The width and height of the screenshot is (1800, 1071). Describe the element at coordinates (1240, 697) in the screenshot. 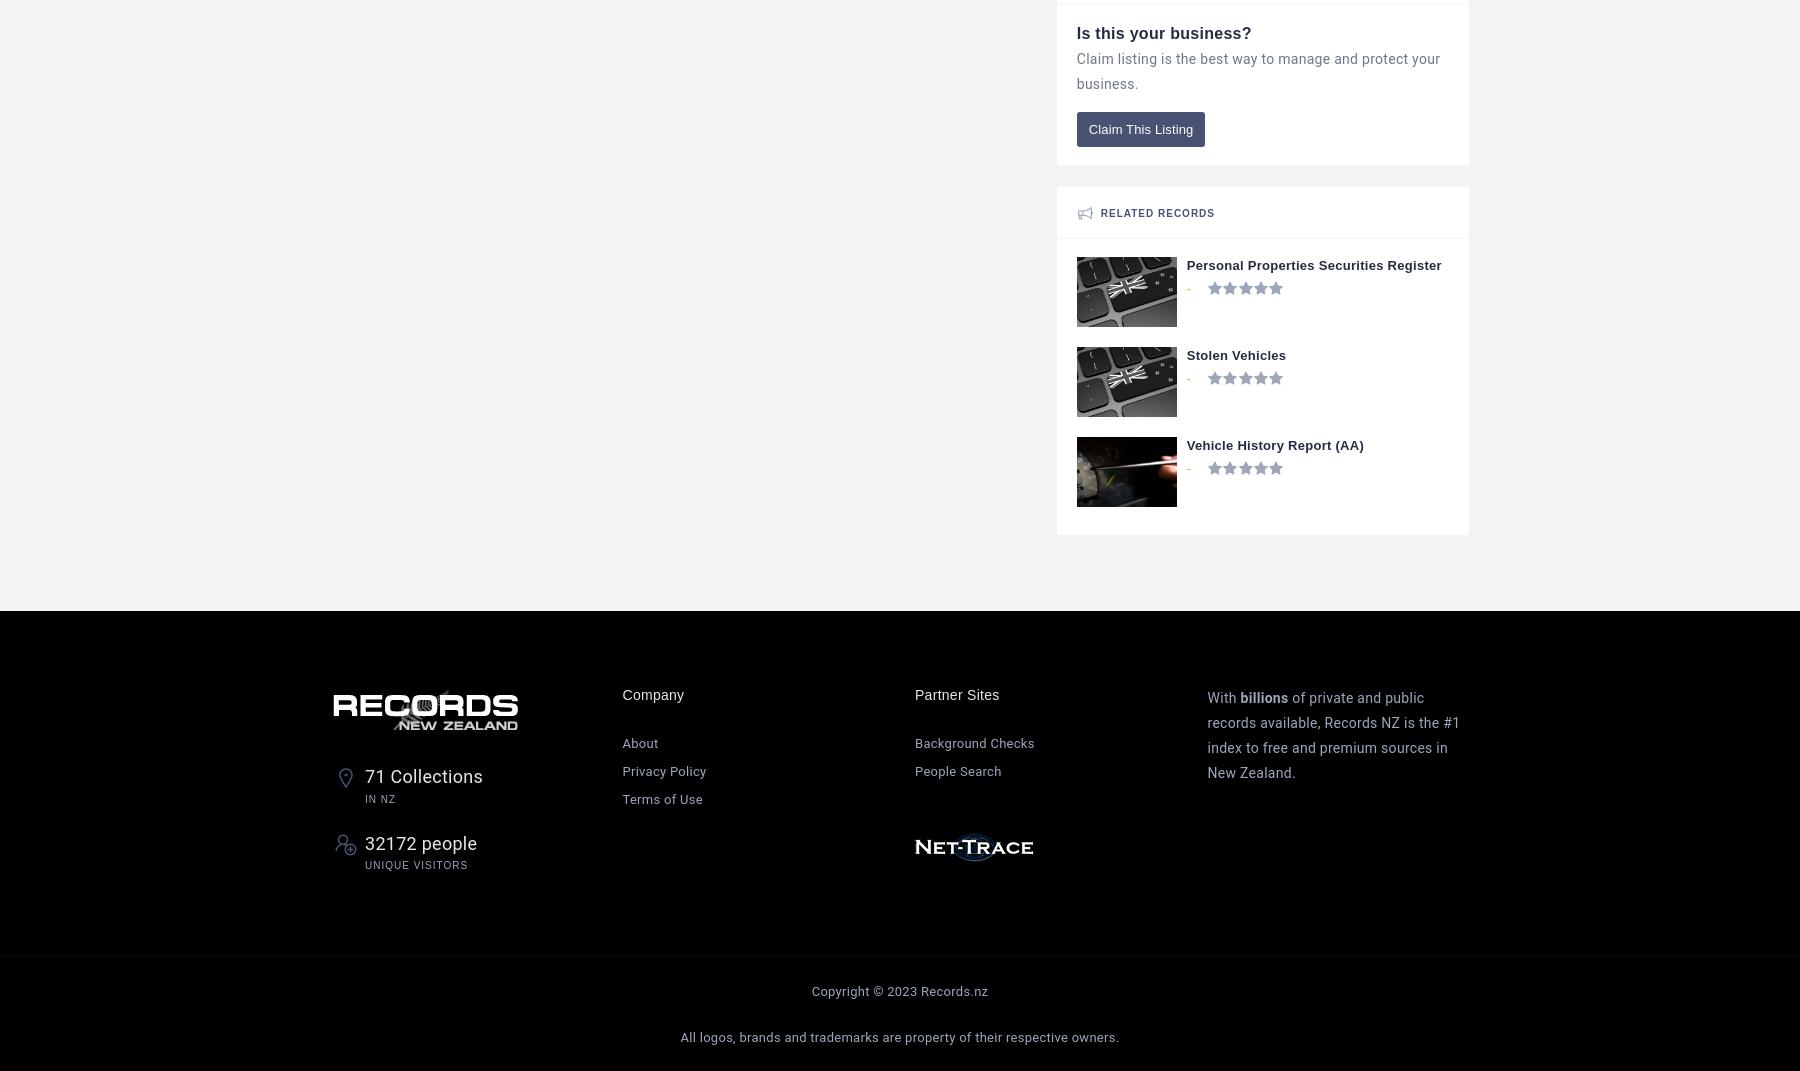

I see `'billions'` at that location.